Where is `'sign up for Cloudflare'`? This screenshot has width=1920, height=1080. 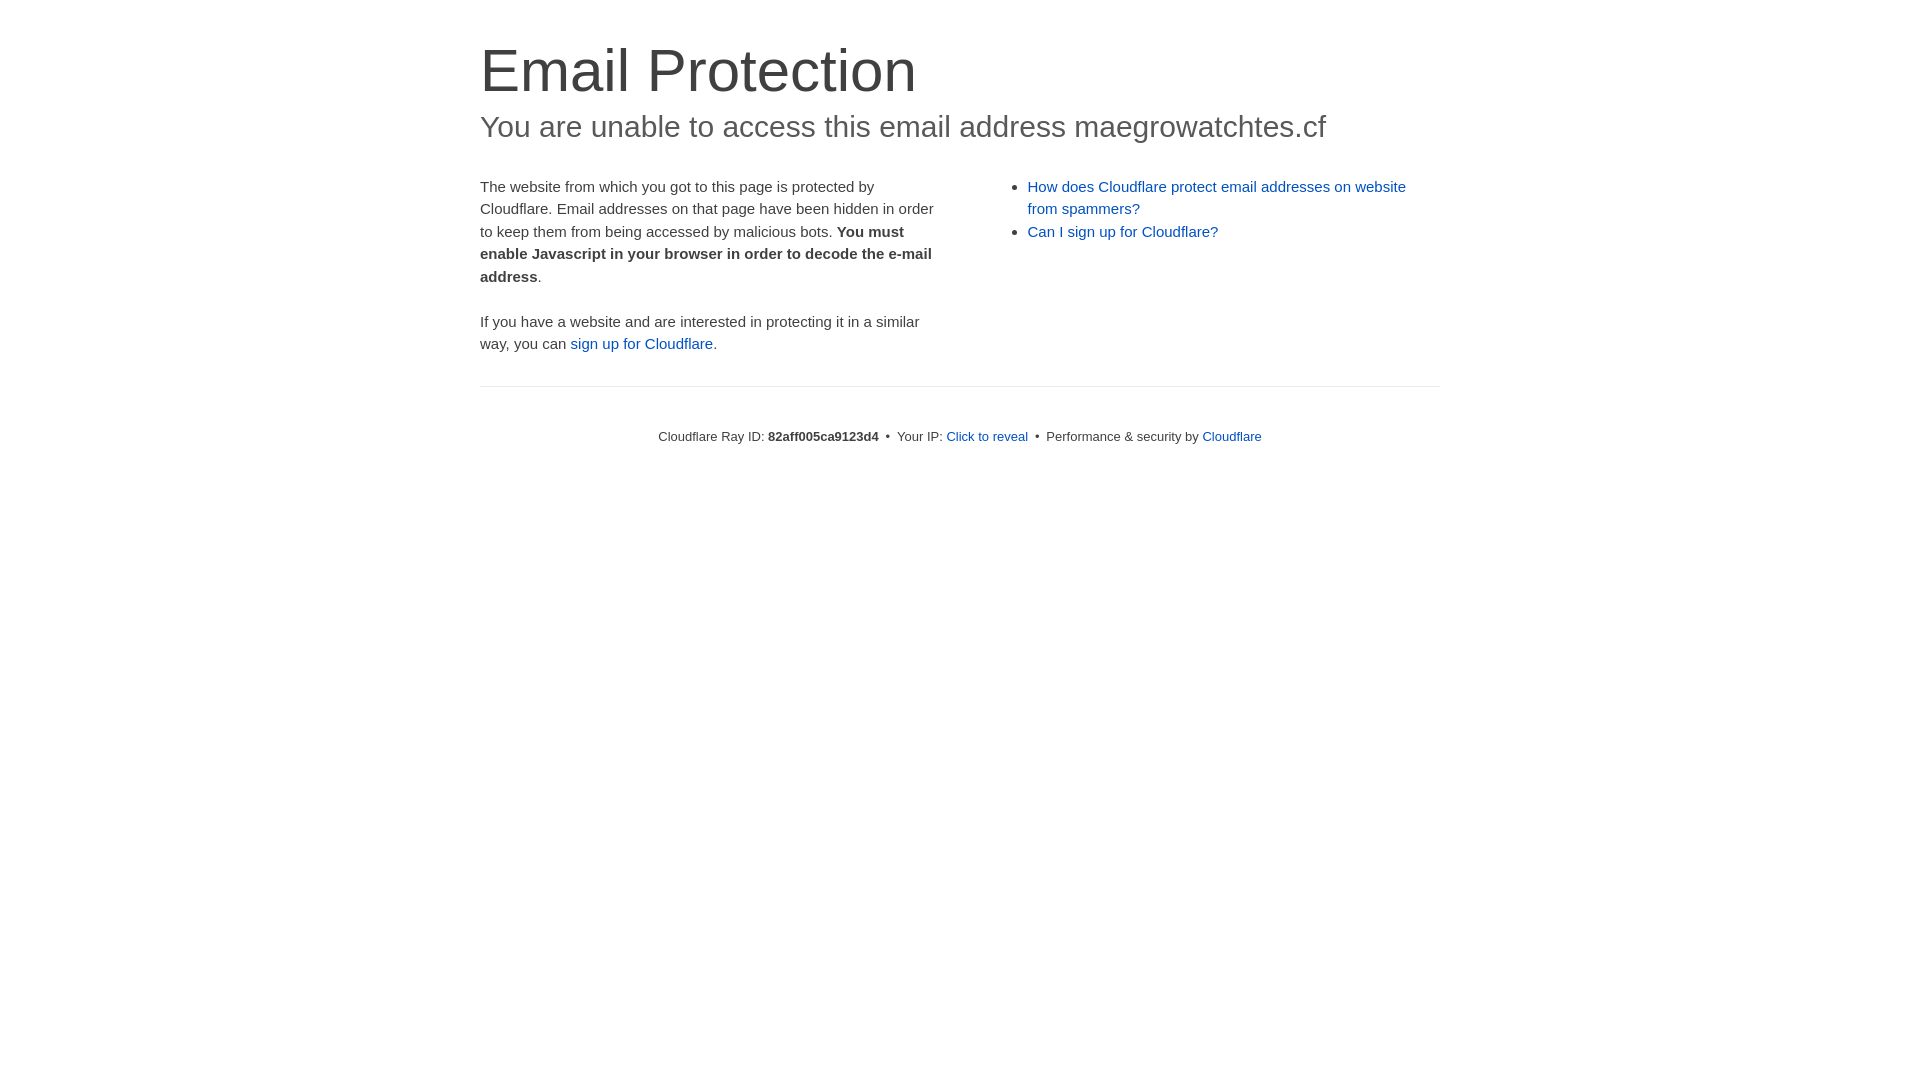 'sign up for Cloudflare' is located at coordinates (642, 342).